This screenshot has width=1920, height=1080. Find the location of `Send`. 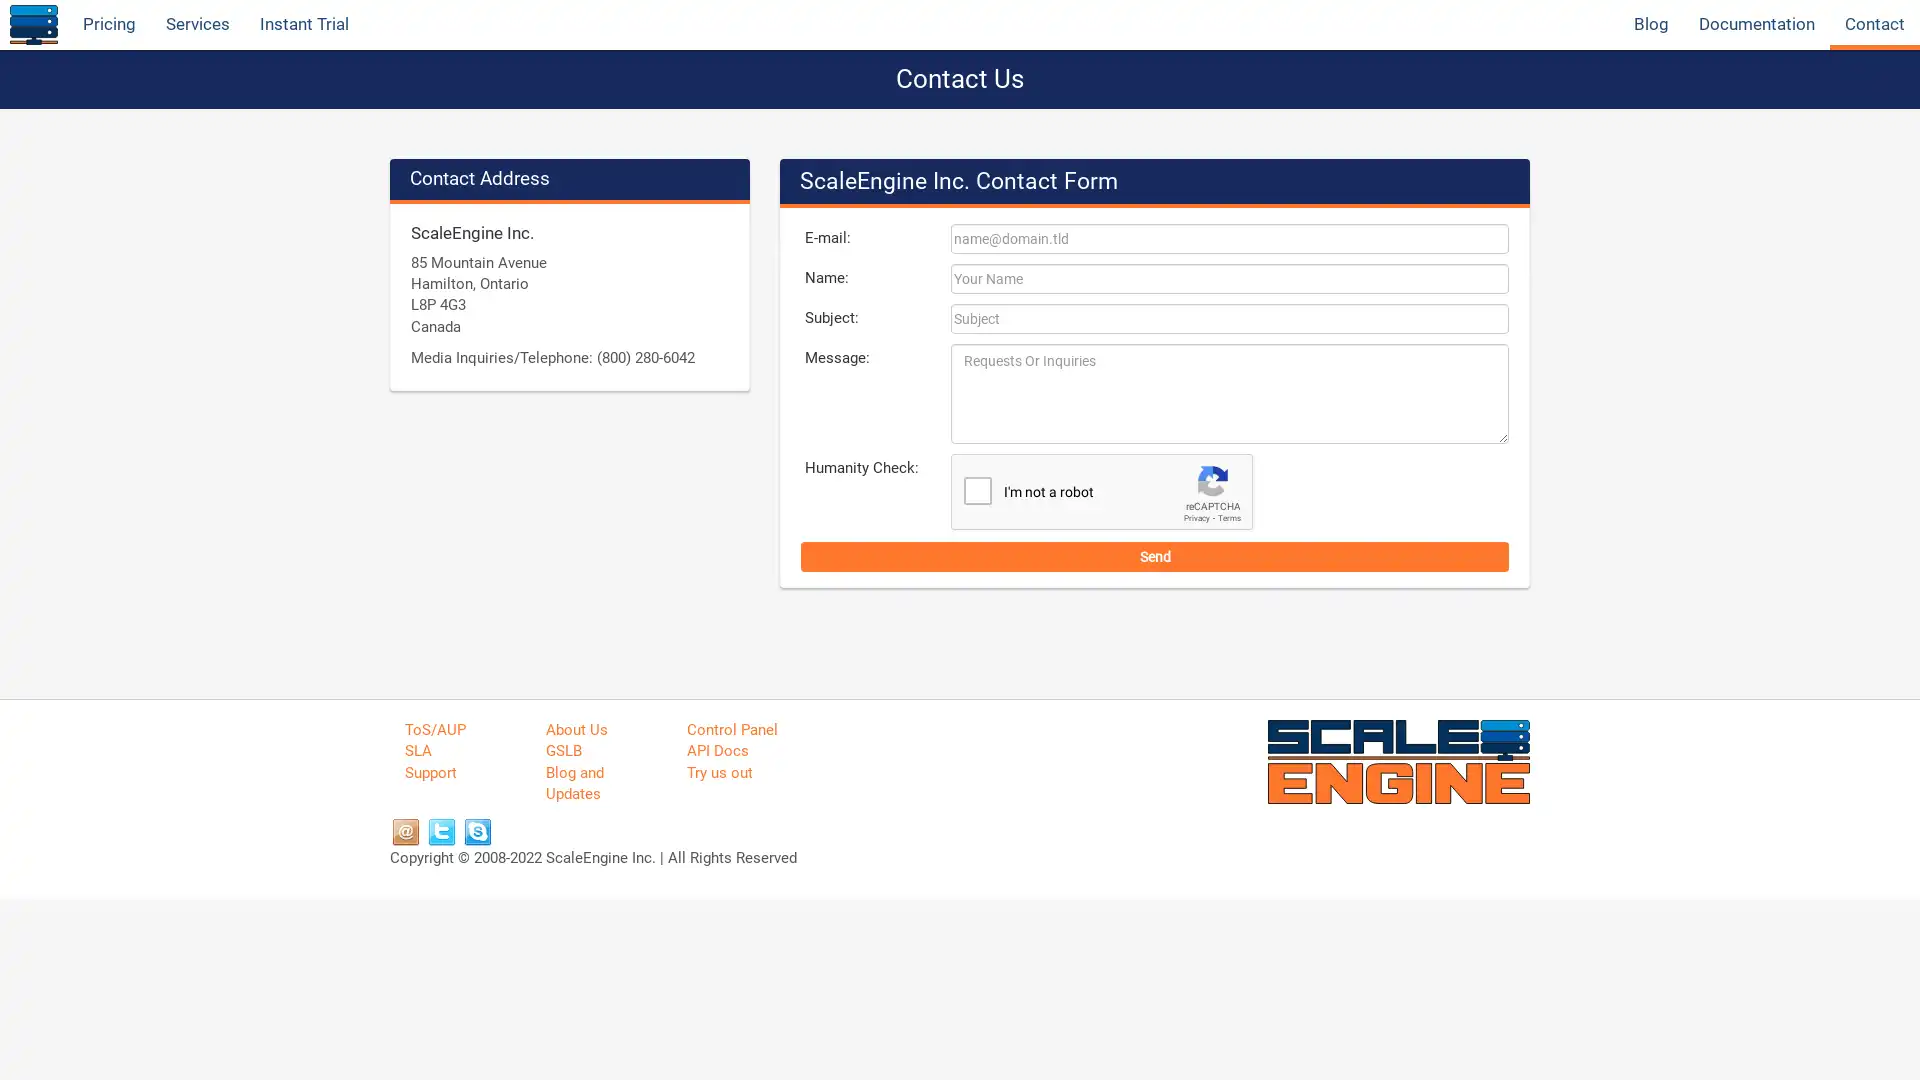

Send is located at coordinates (1155, 555).